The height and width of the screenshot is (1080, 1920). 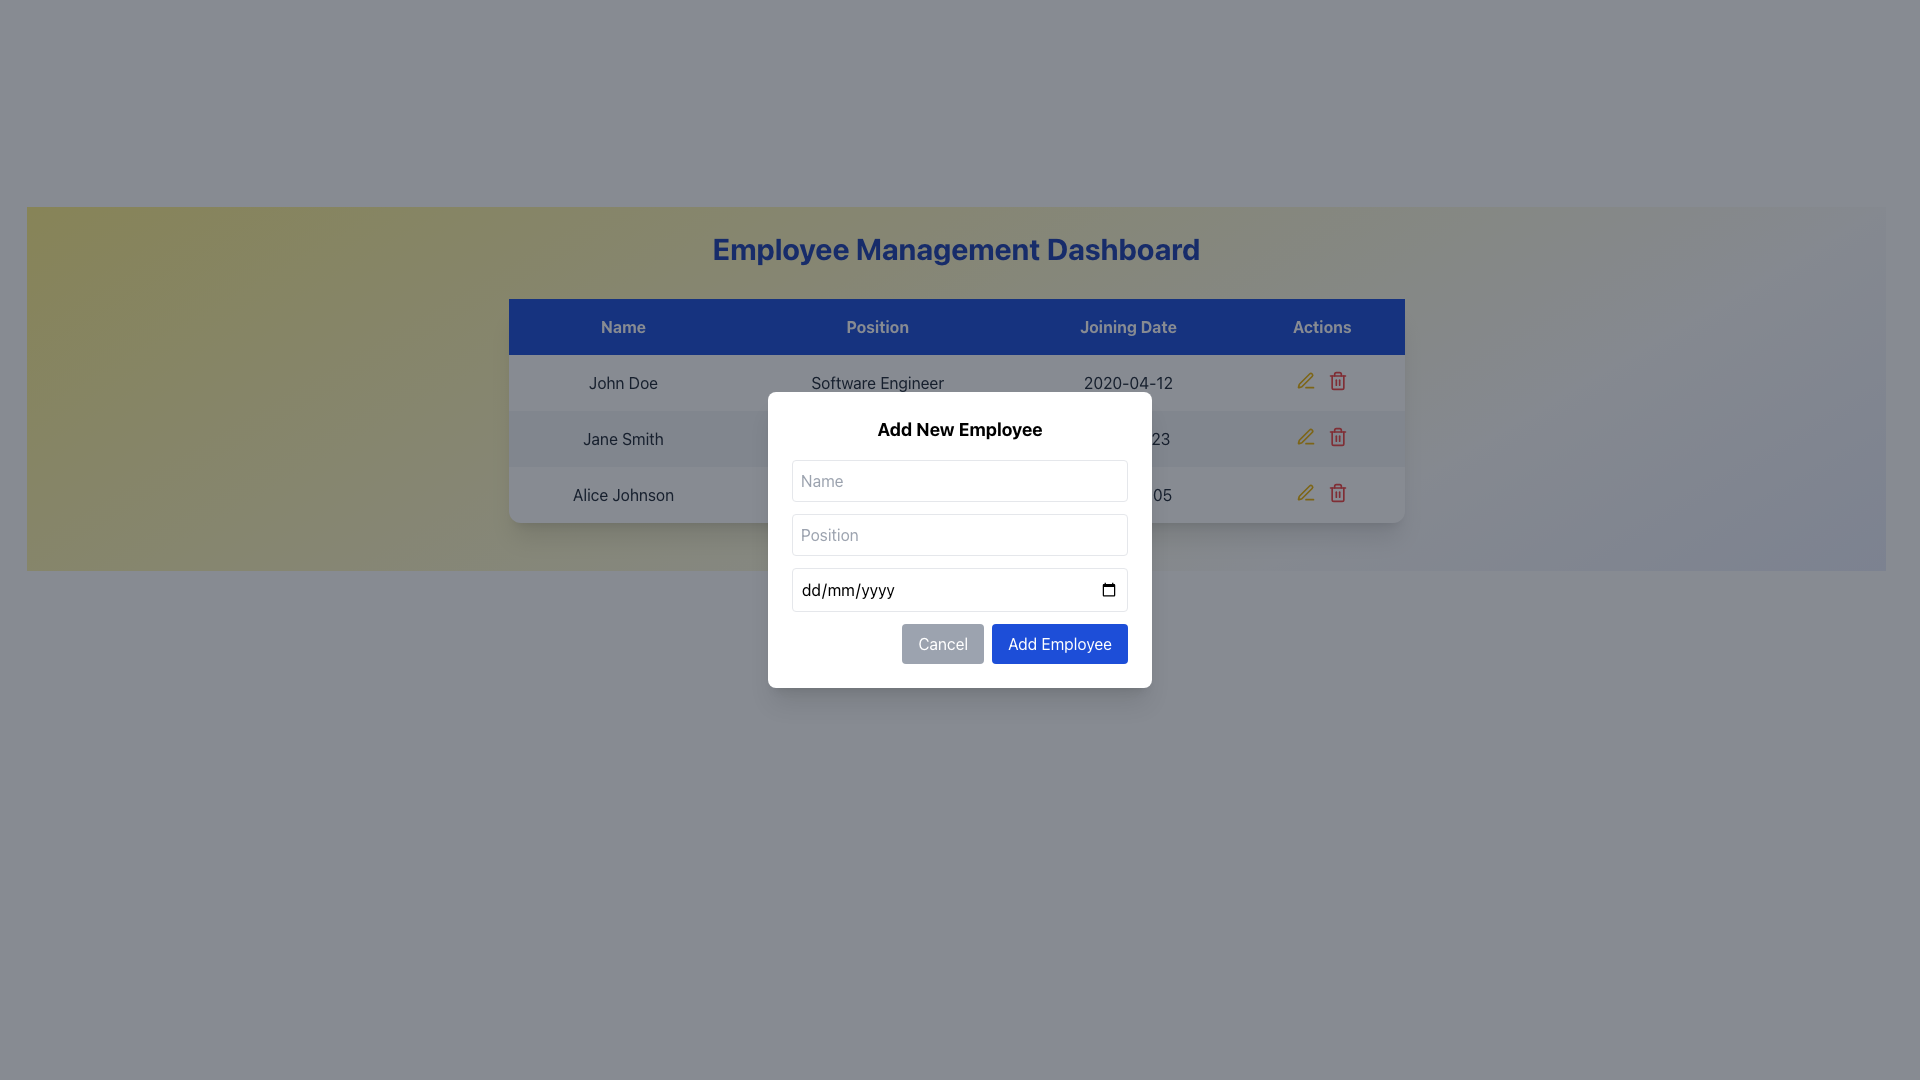 I want to click on the 'Cancel' button located at the bottom-left corner of the modal, which dismisses the modal without saving any changes, so click(x=941, y=644).